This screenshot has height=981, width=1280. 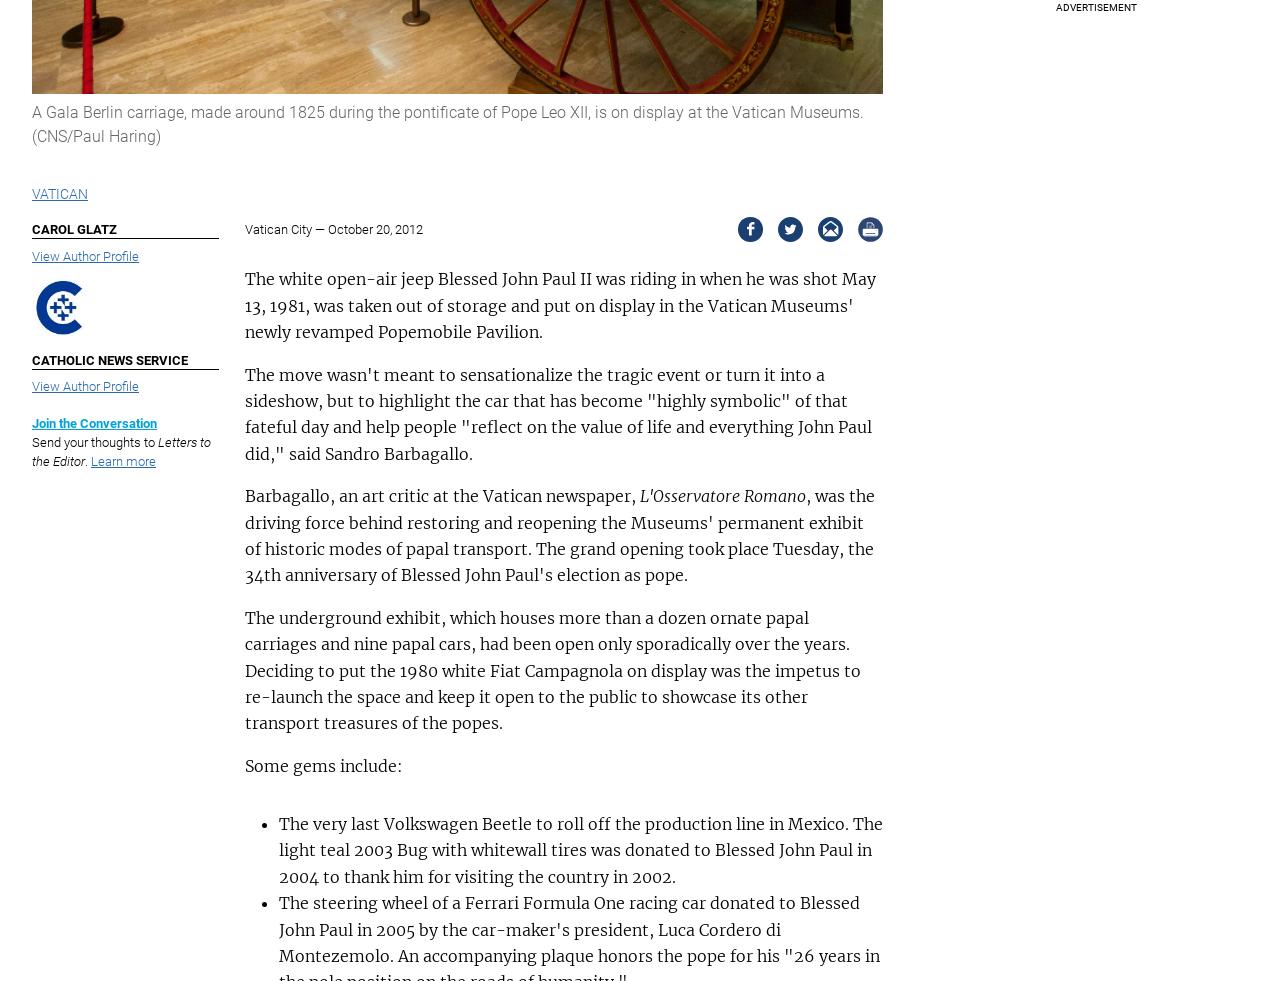 What do you see at coordinates (122, 460) in the screenshot?
I see `'Learn more'` at bounding box center [122, 460].